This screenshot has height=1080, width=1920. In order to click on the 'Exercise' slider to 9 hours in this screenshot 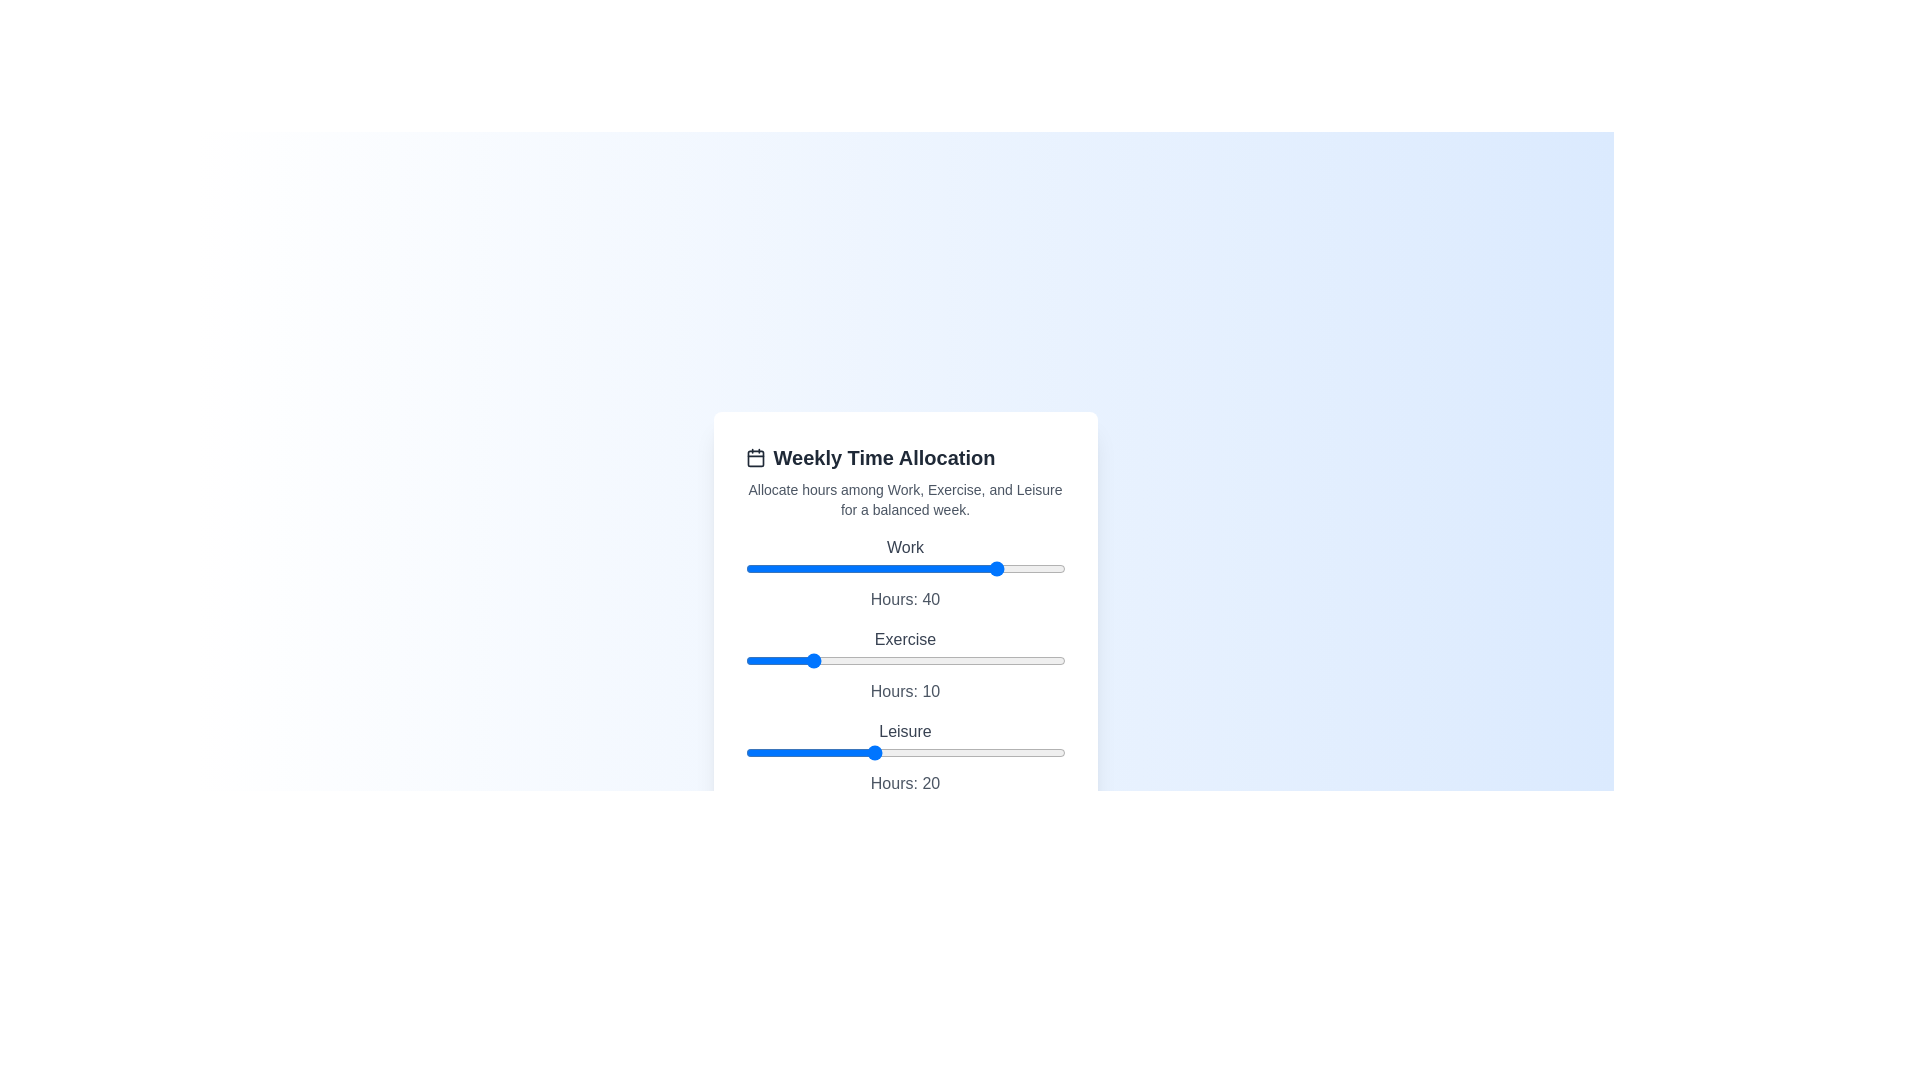, I will do `click(803, 660)`.